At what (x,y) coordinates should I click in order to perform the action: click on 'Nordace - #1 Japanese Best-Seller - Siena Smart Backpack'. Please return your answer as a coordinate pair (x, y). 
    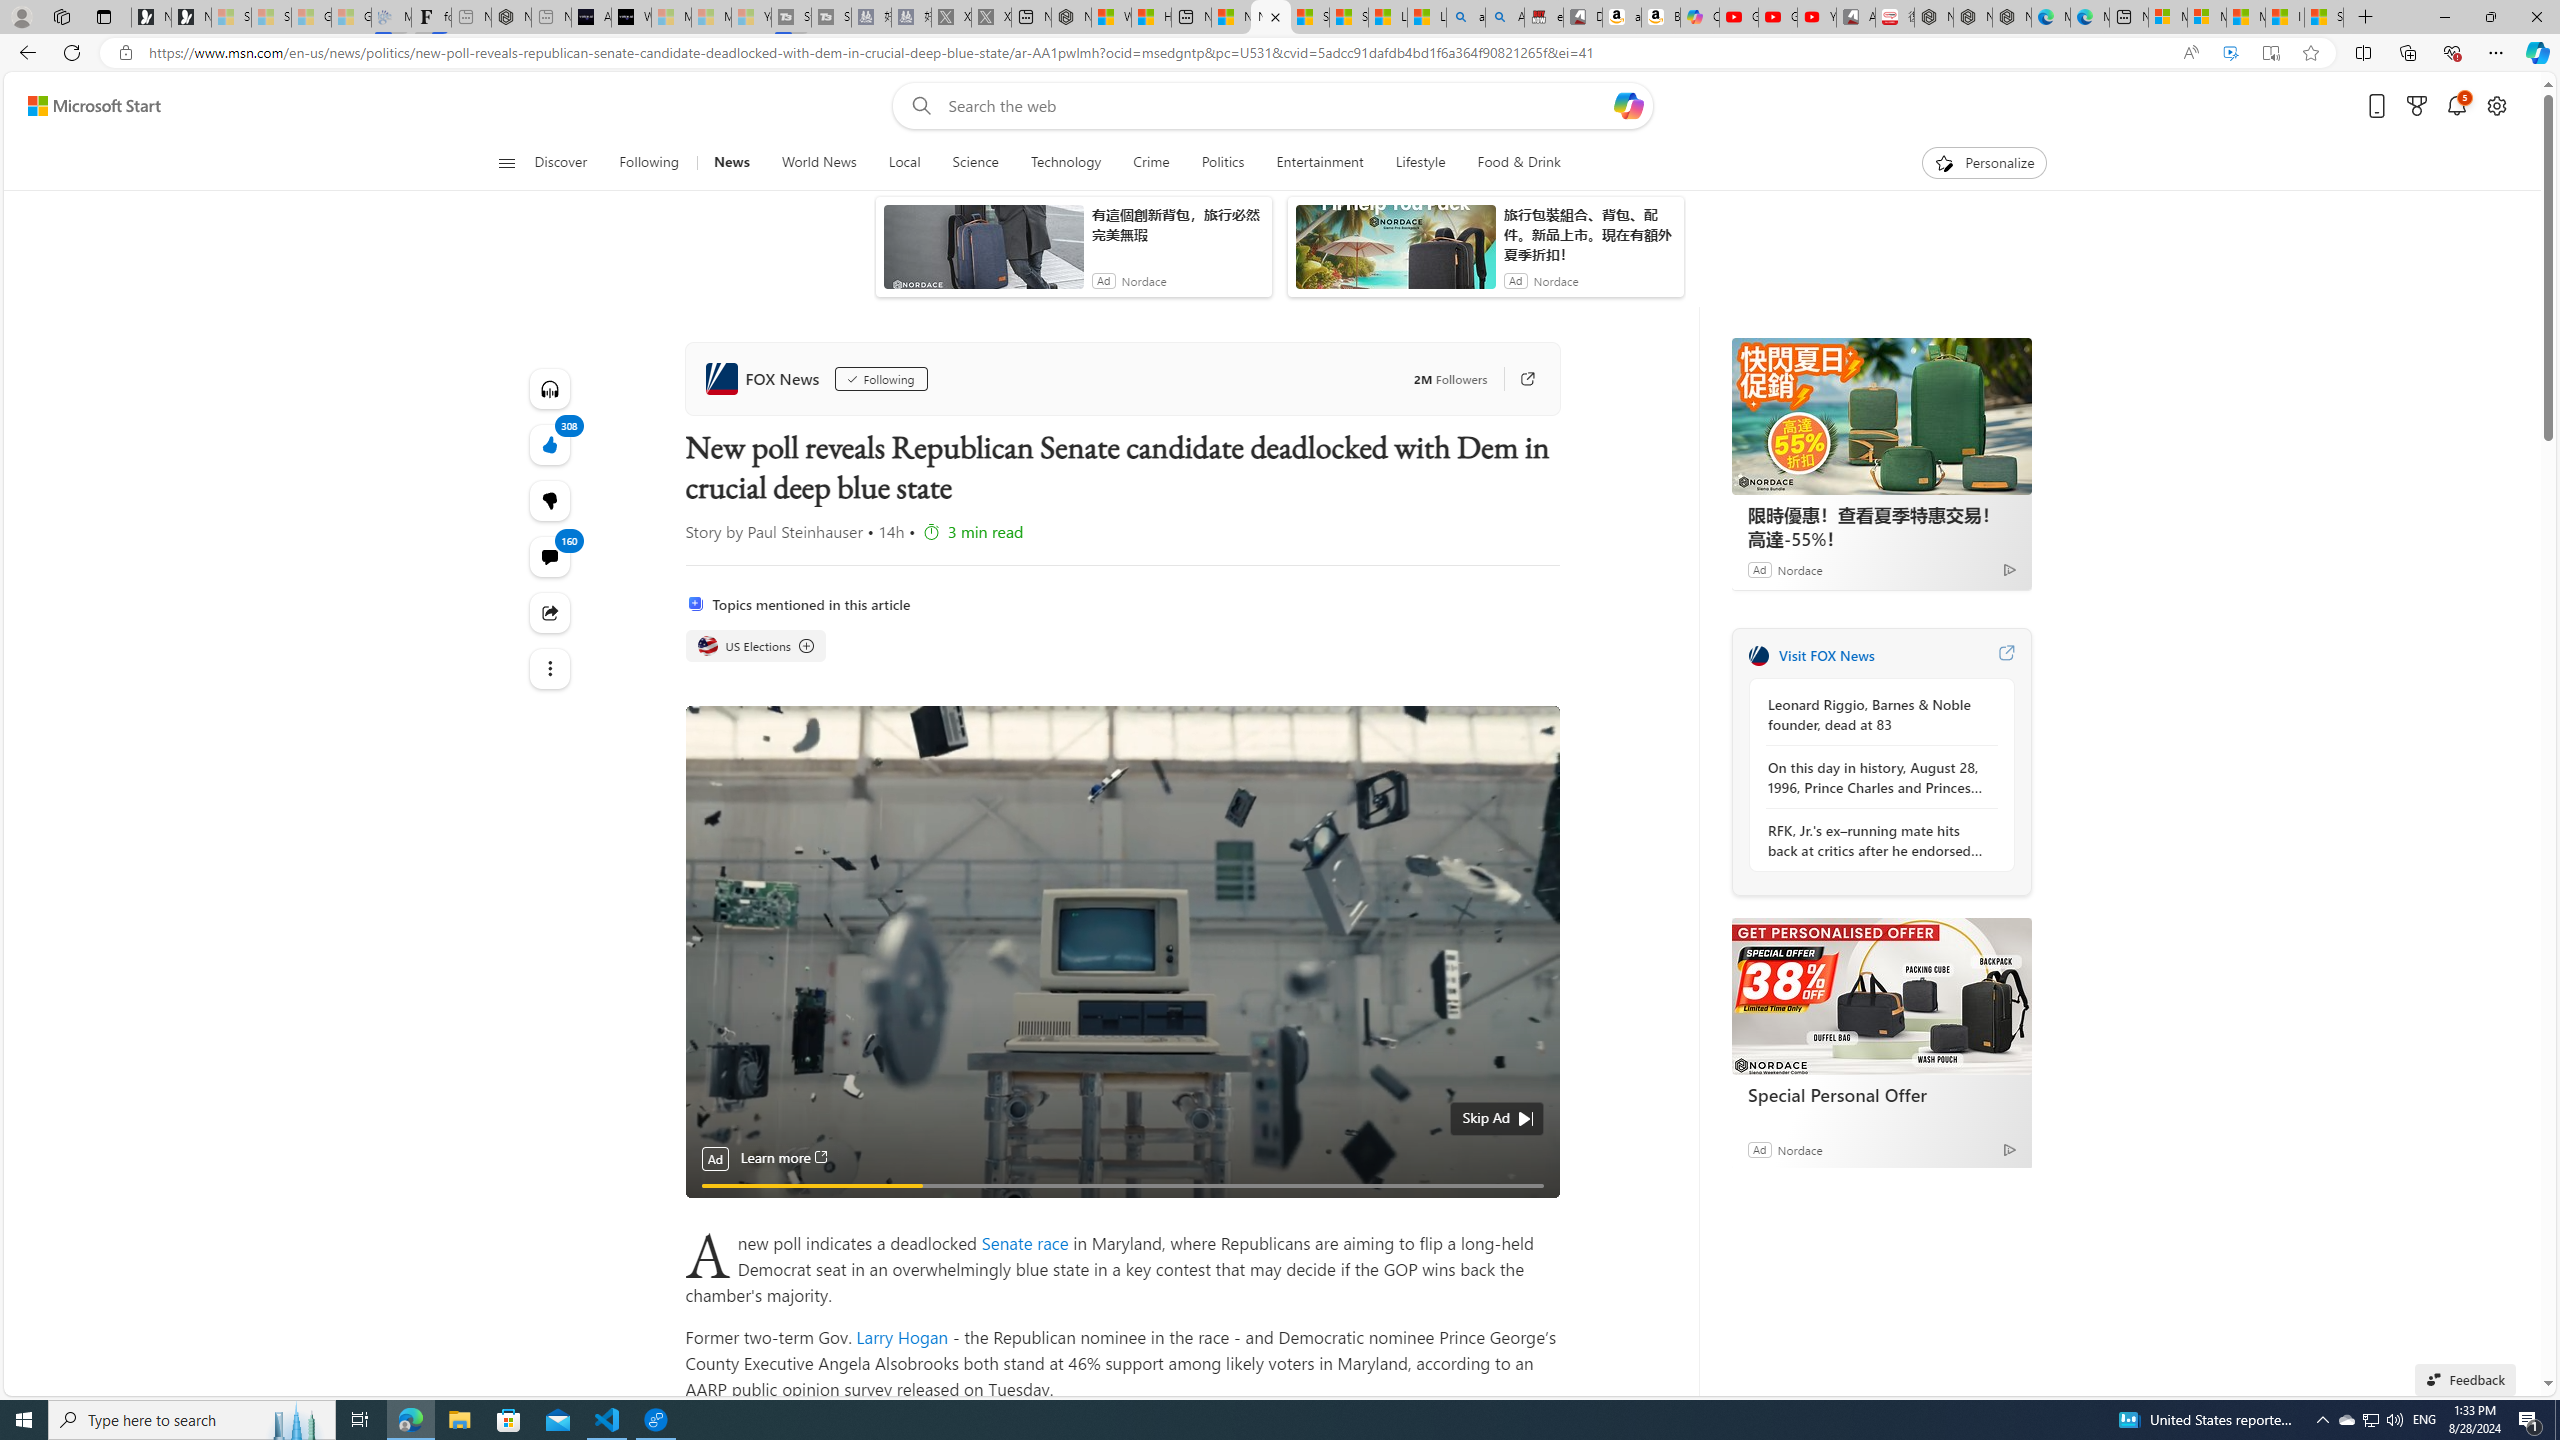
    Looking at the image, I should click on (511, 16).